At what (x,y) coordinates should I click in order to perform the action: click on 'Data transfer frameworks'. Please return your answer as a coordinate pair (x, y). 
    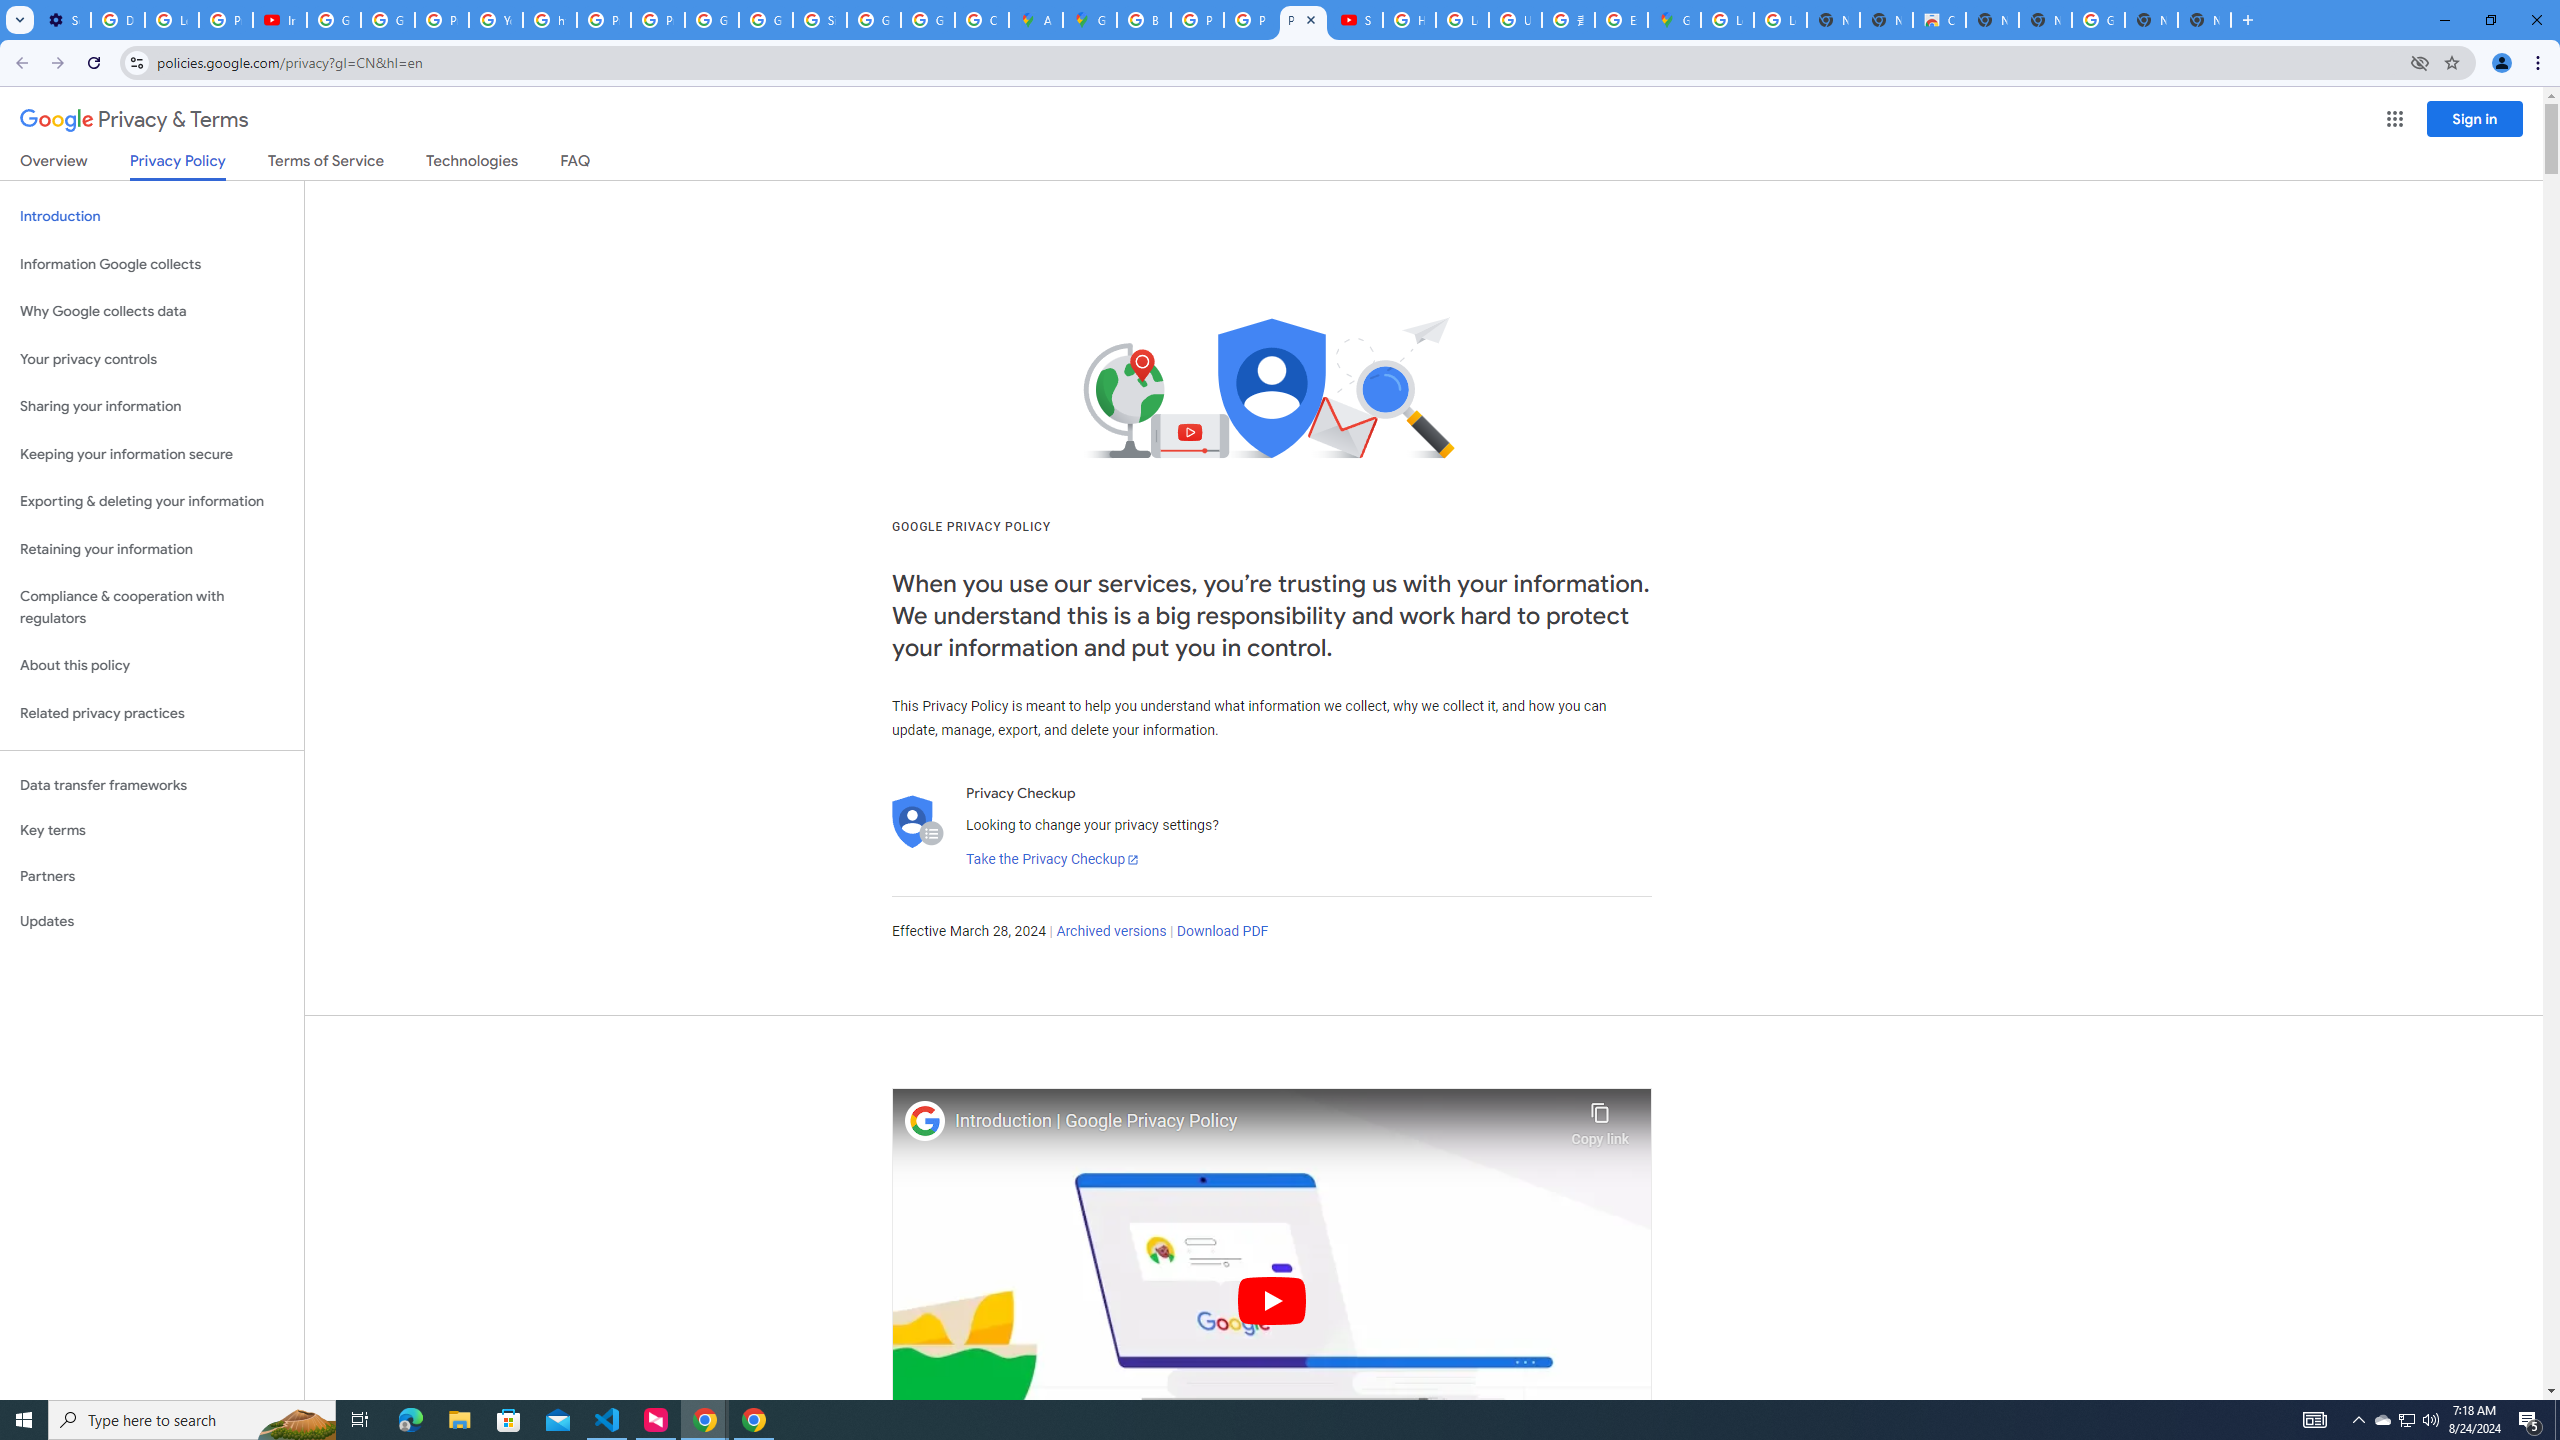
    Looking at the image, I should click on (151, 785).